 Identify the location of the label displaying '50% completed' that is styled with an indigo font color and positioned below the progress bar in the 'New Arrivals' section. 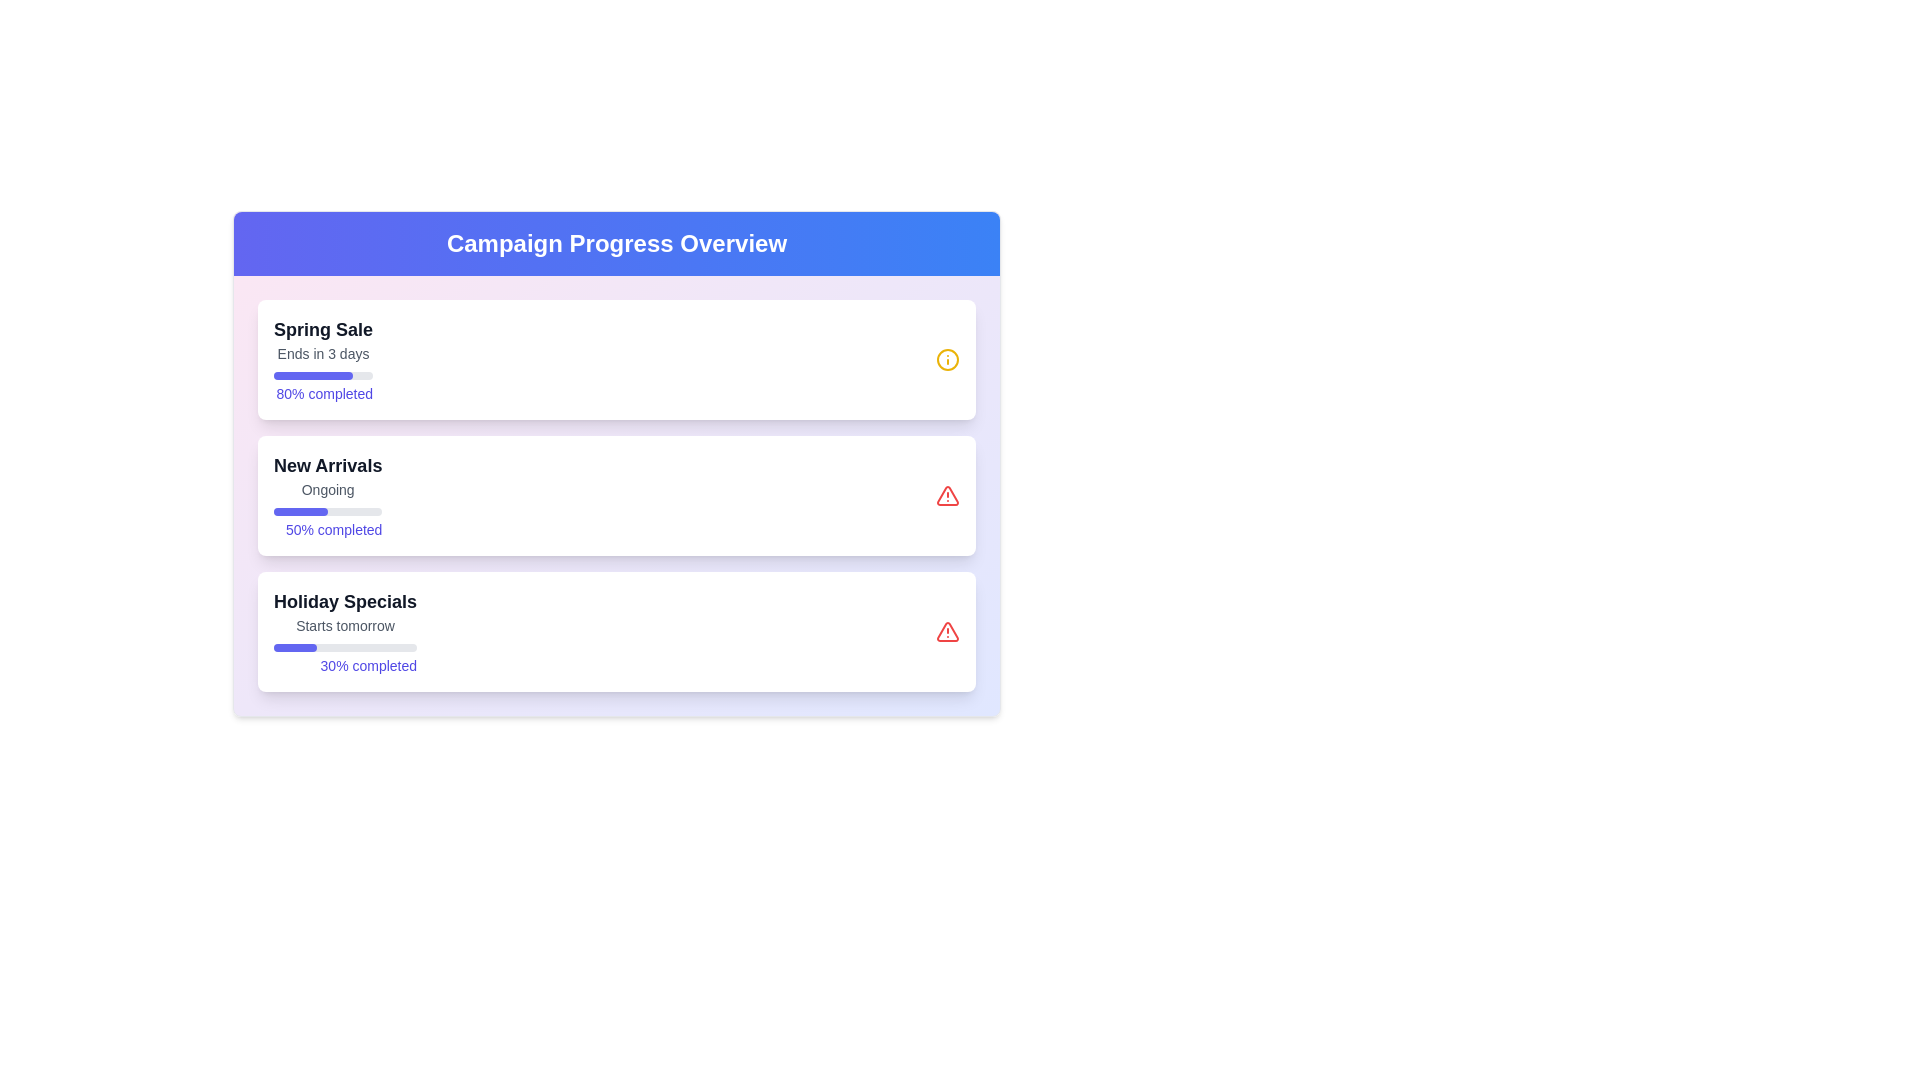
(328, 528).